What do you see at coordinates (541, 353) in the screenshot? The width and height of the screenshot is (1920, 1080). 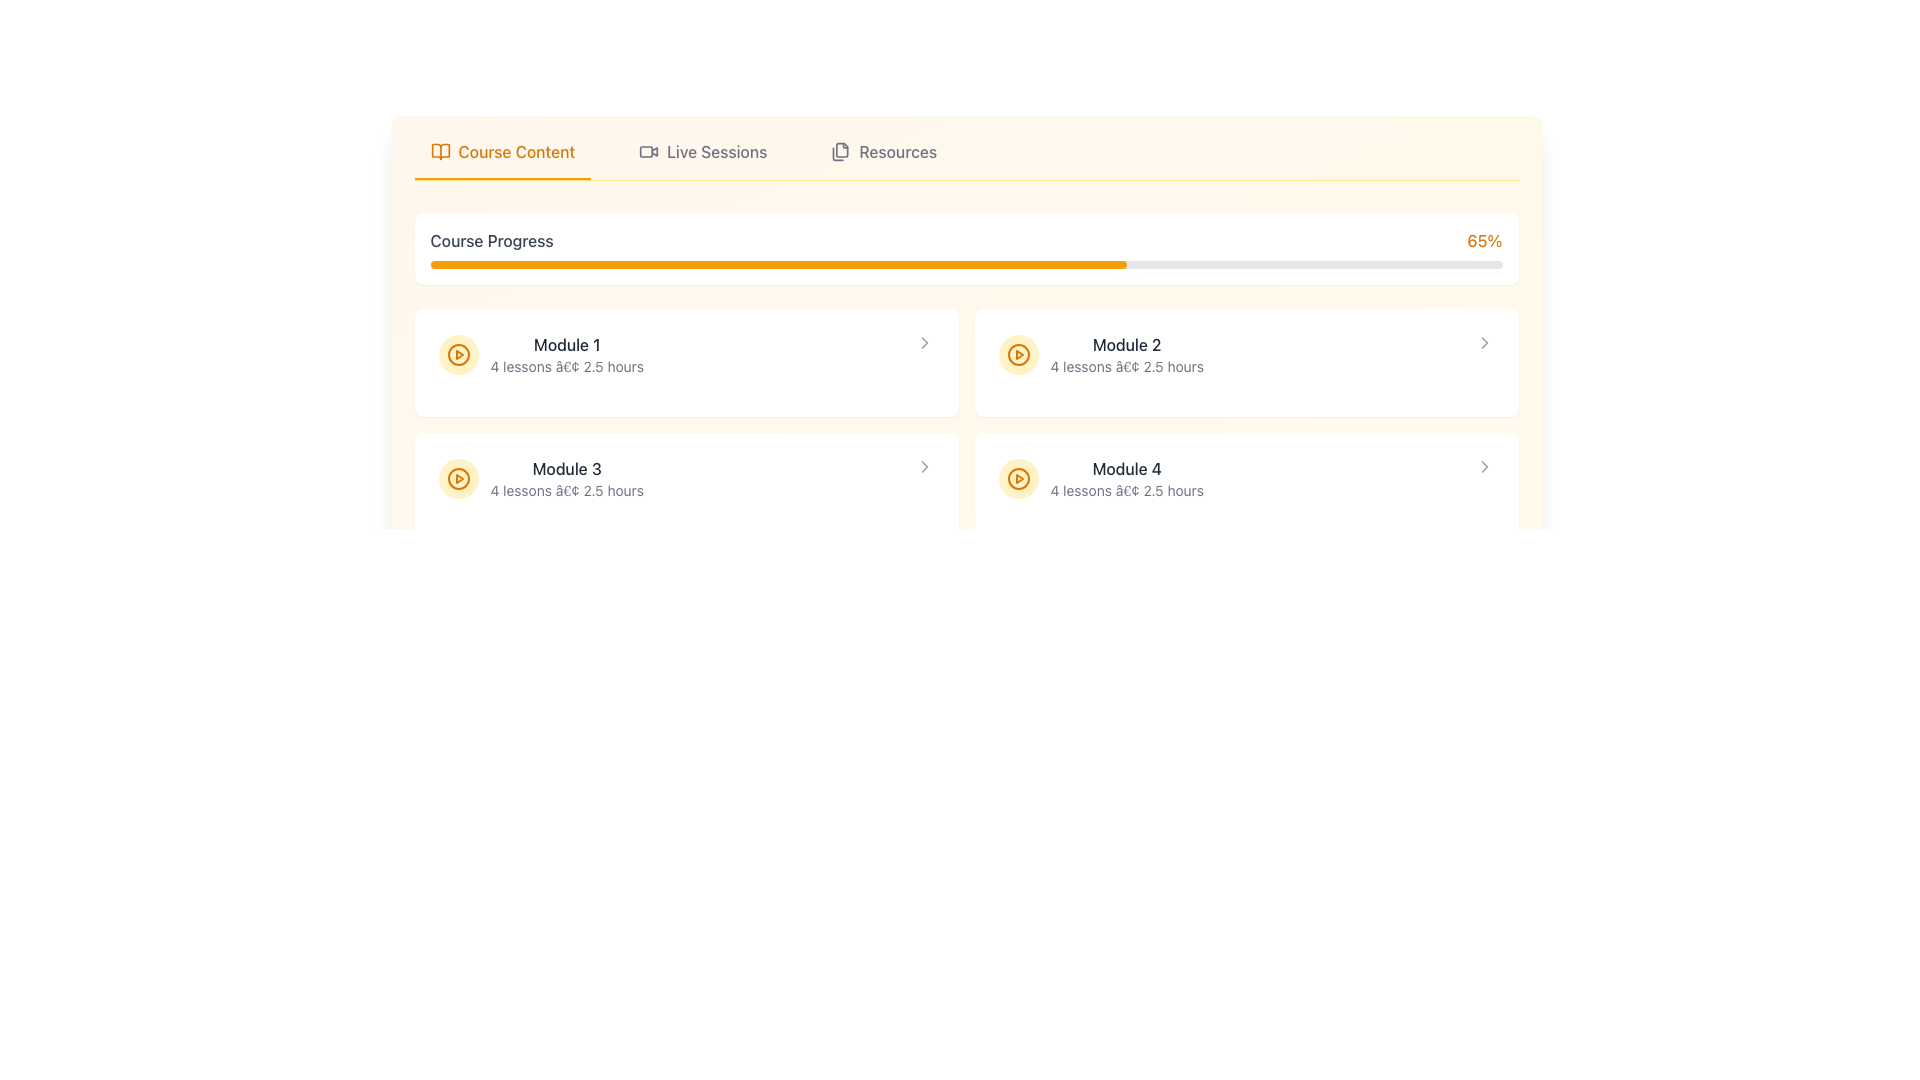 I see `the descriptive text section of the first module block` at bounding box center [541, 353].